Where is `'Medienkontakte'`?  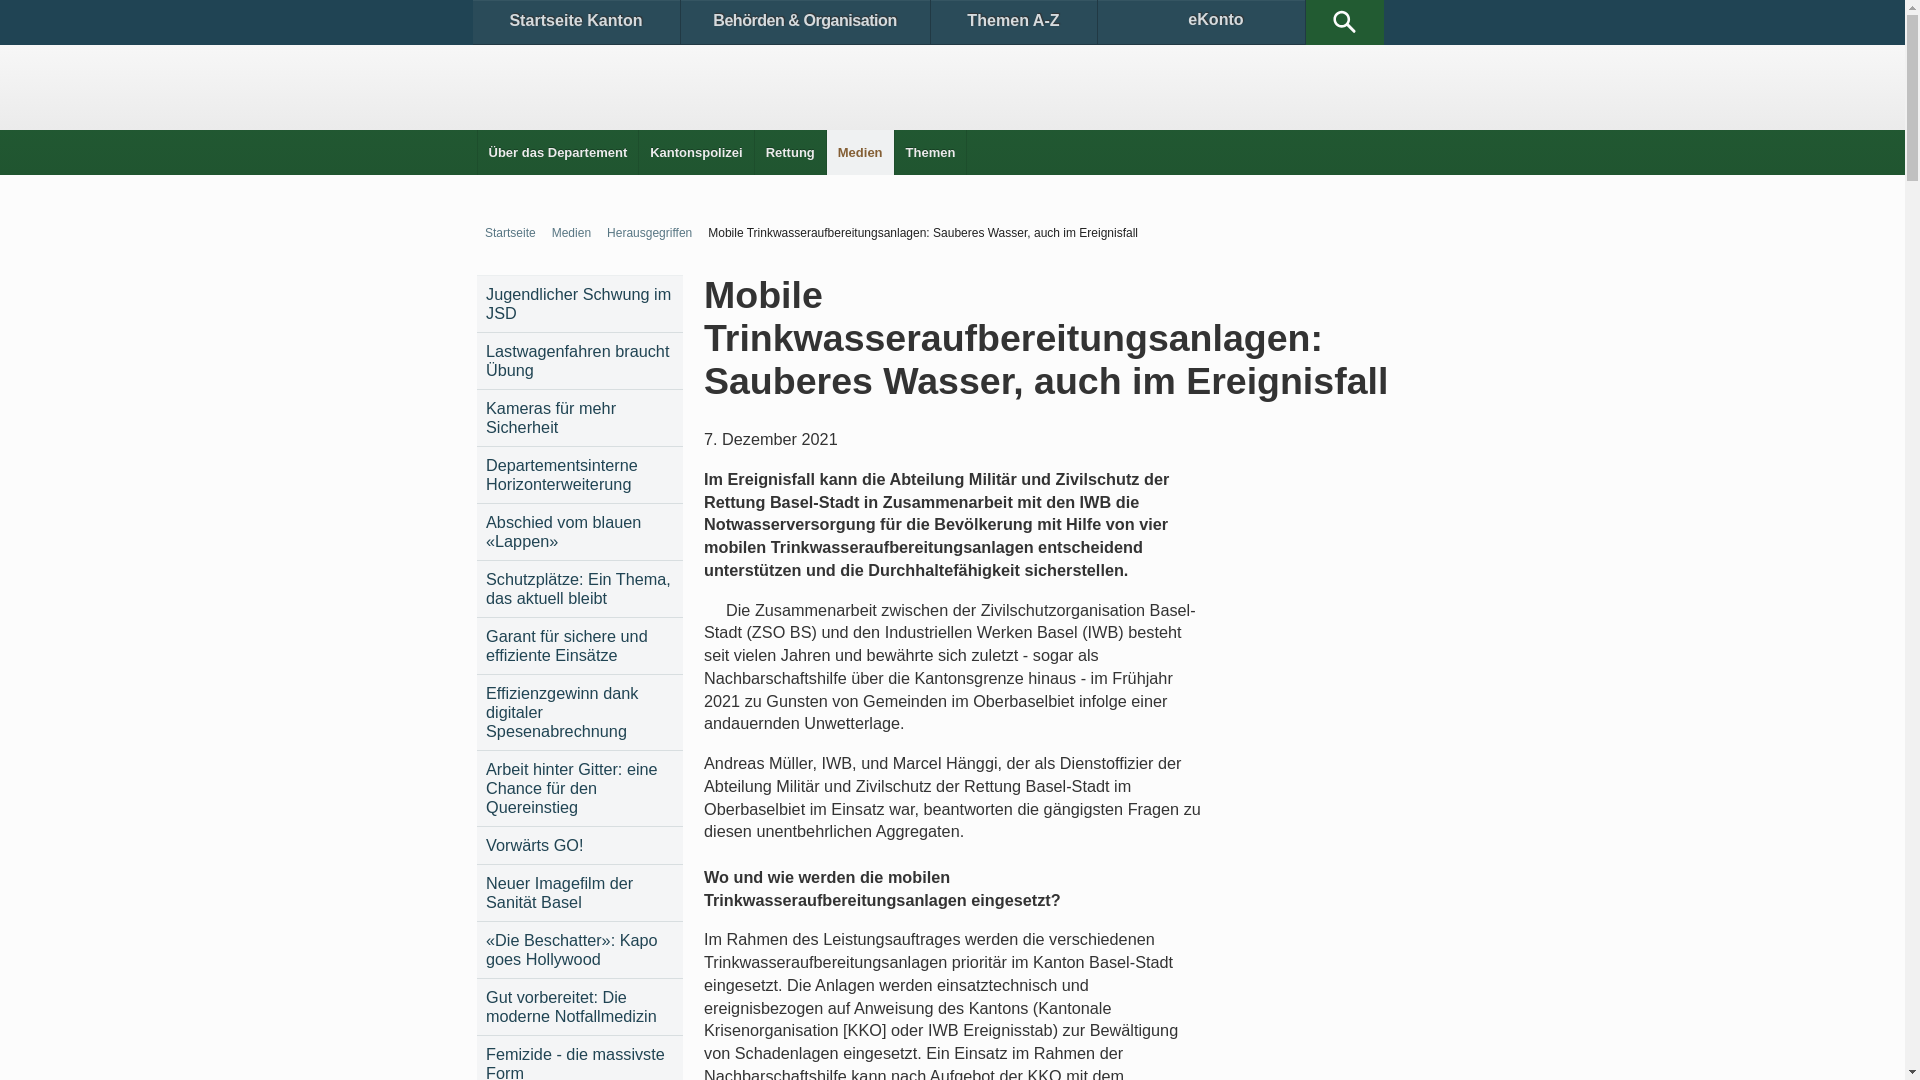
'Medienkontakte' is located at coordinates (924, 61).